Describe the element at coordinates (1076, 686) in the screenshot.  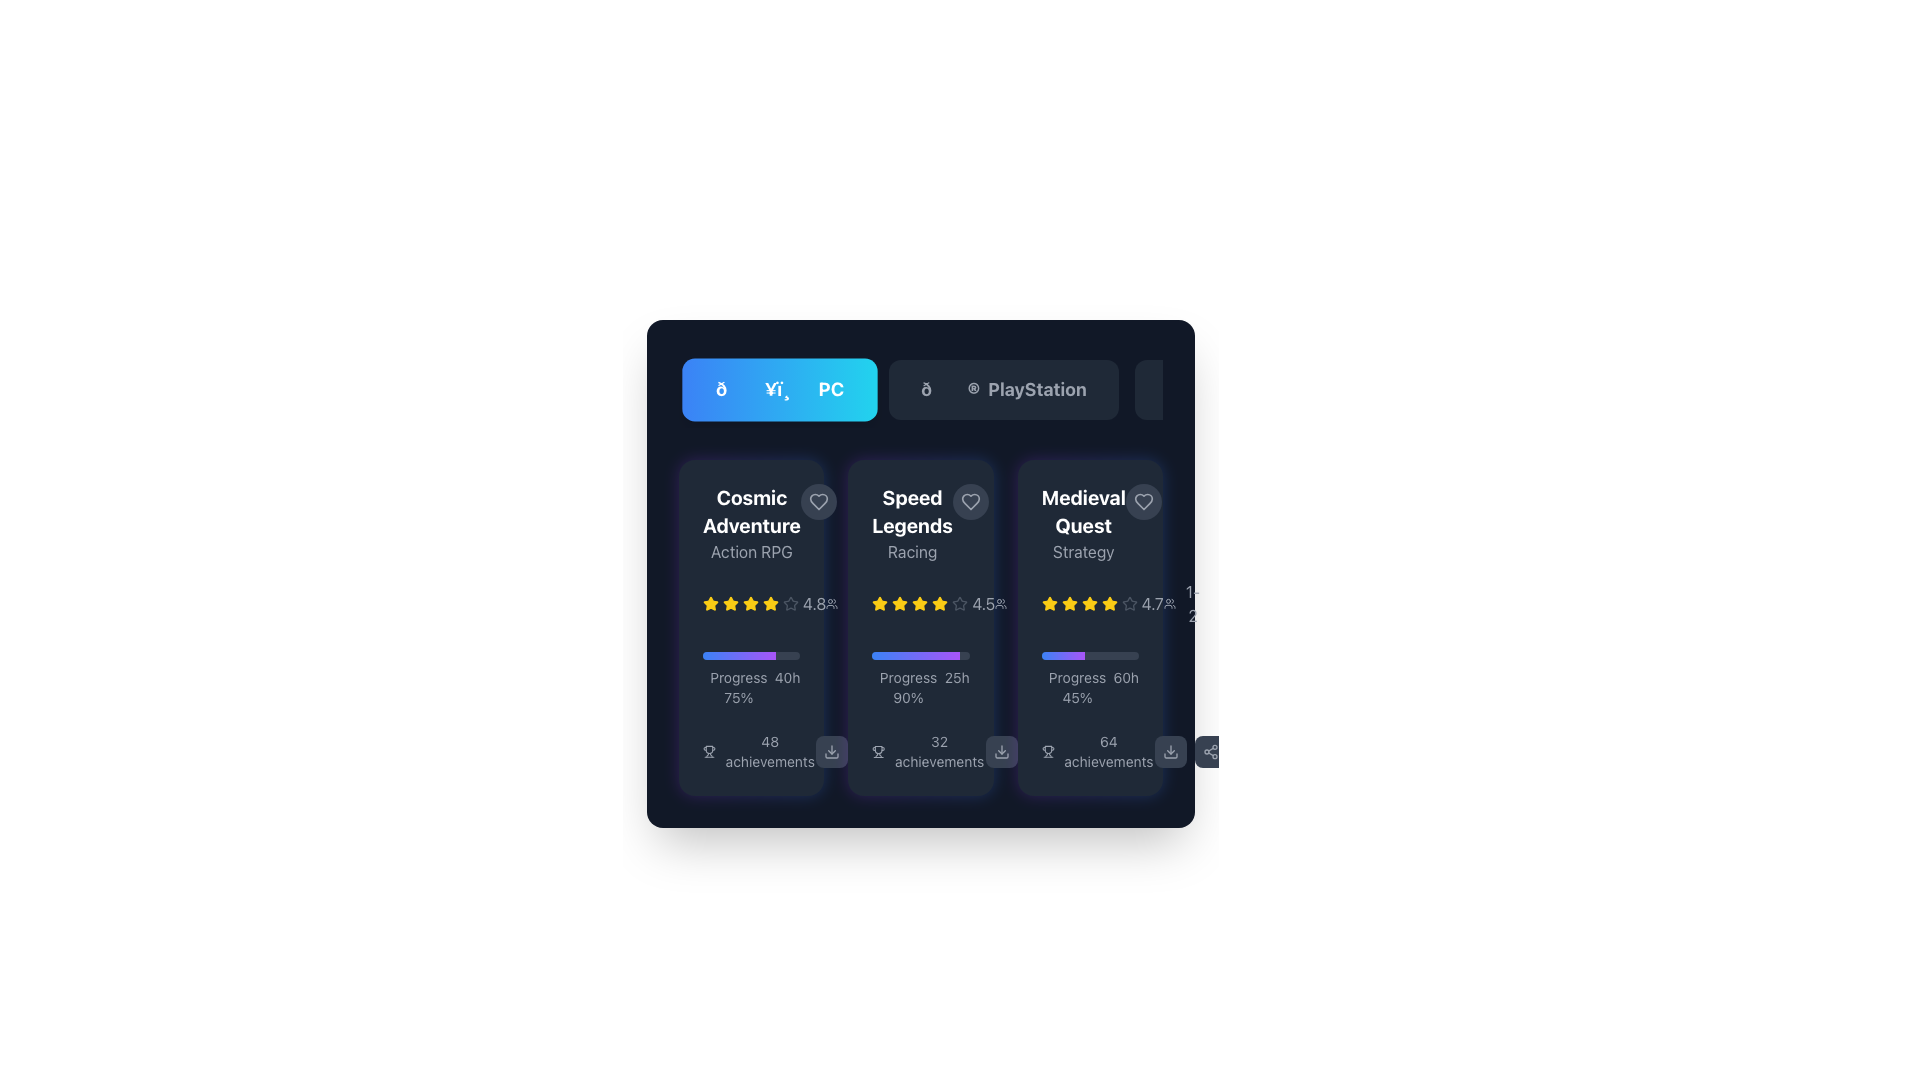
I see `the static text label displaying 'Progress 45%', located in the bottom section of the third card, below the progress bar and before the '60h' label` at that location.